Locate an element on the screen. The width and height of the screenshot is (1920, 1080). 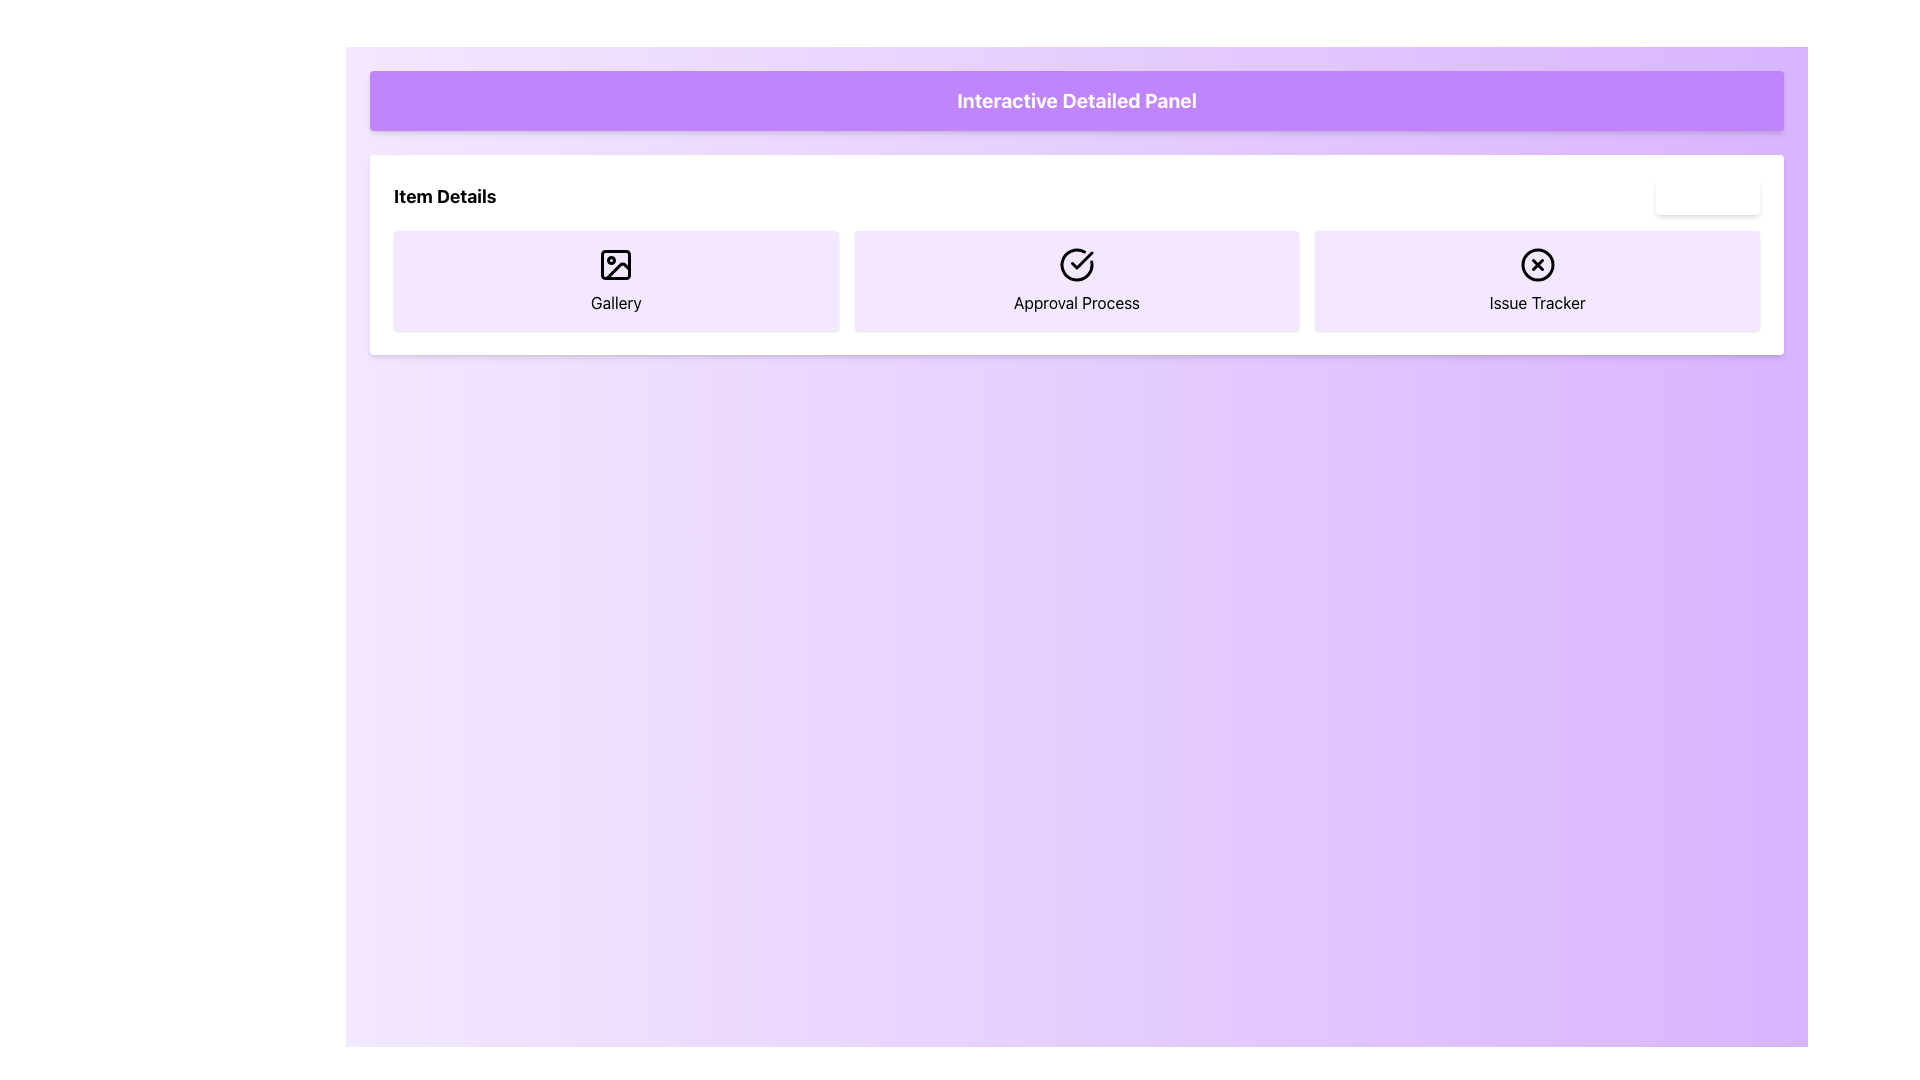
the Decorative SVG Icon located in the leftmost purple card labeled 'Gallery' in the 'Item Details' section, which visually signifies gallery-related functionality is located at coordinates (615, 264).